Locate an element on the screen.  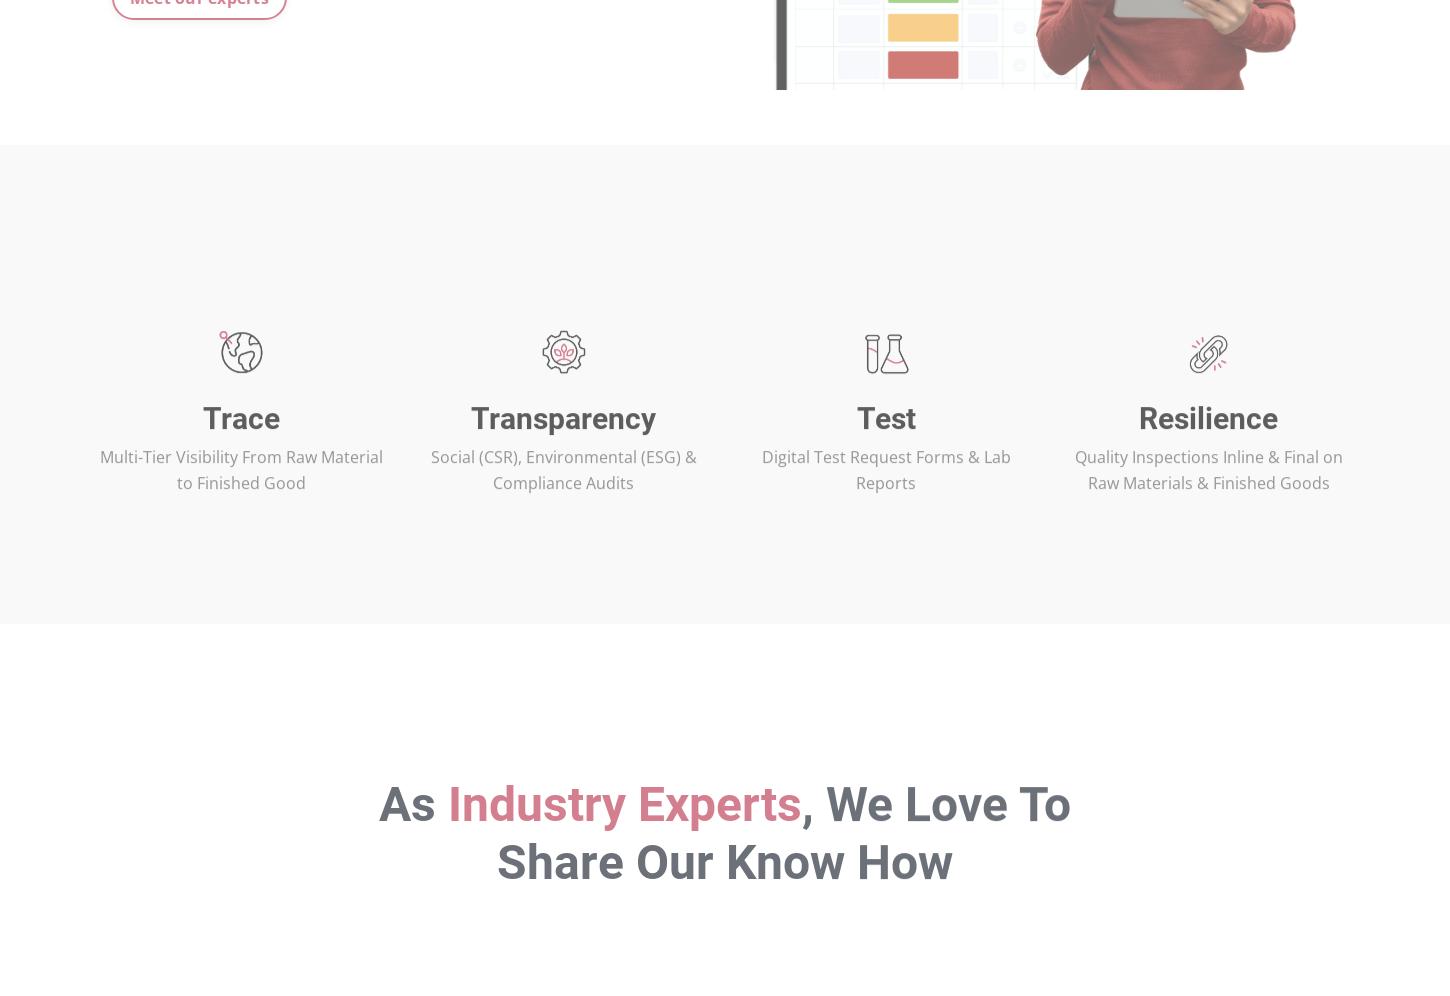
'Industry Experts' is located at coordinates (623, 867).